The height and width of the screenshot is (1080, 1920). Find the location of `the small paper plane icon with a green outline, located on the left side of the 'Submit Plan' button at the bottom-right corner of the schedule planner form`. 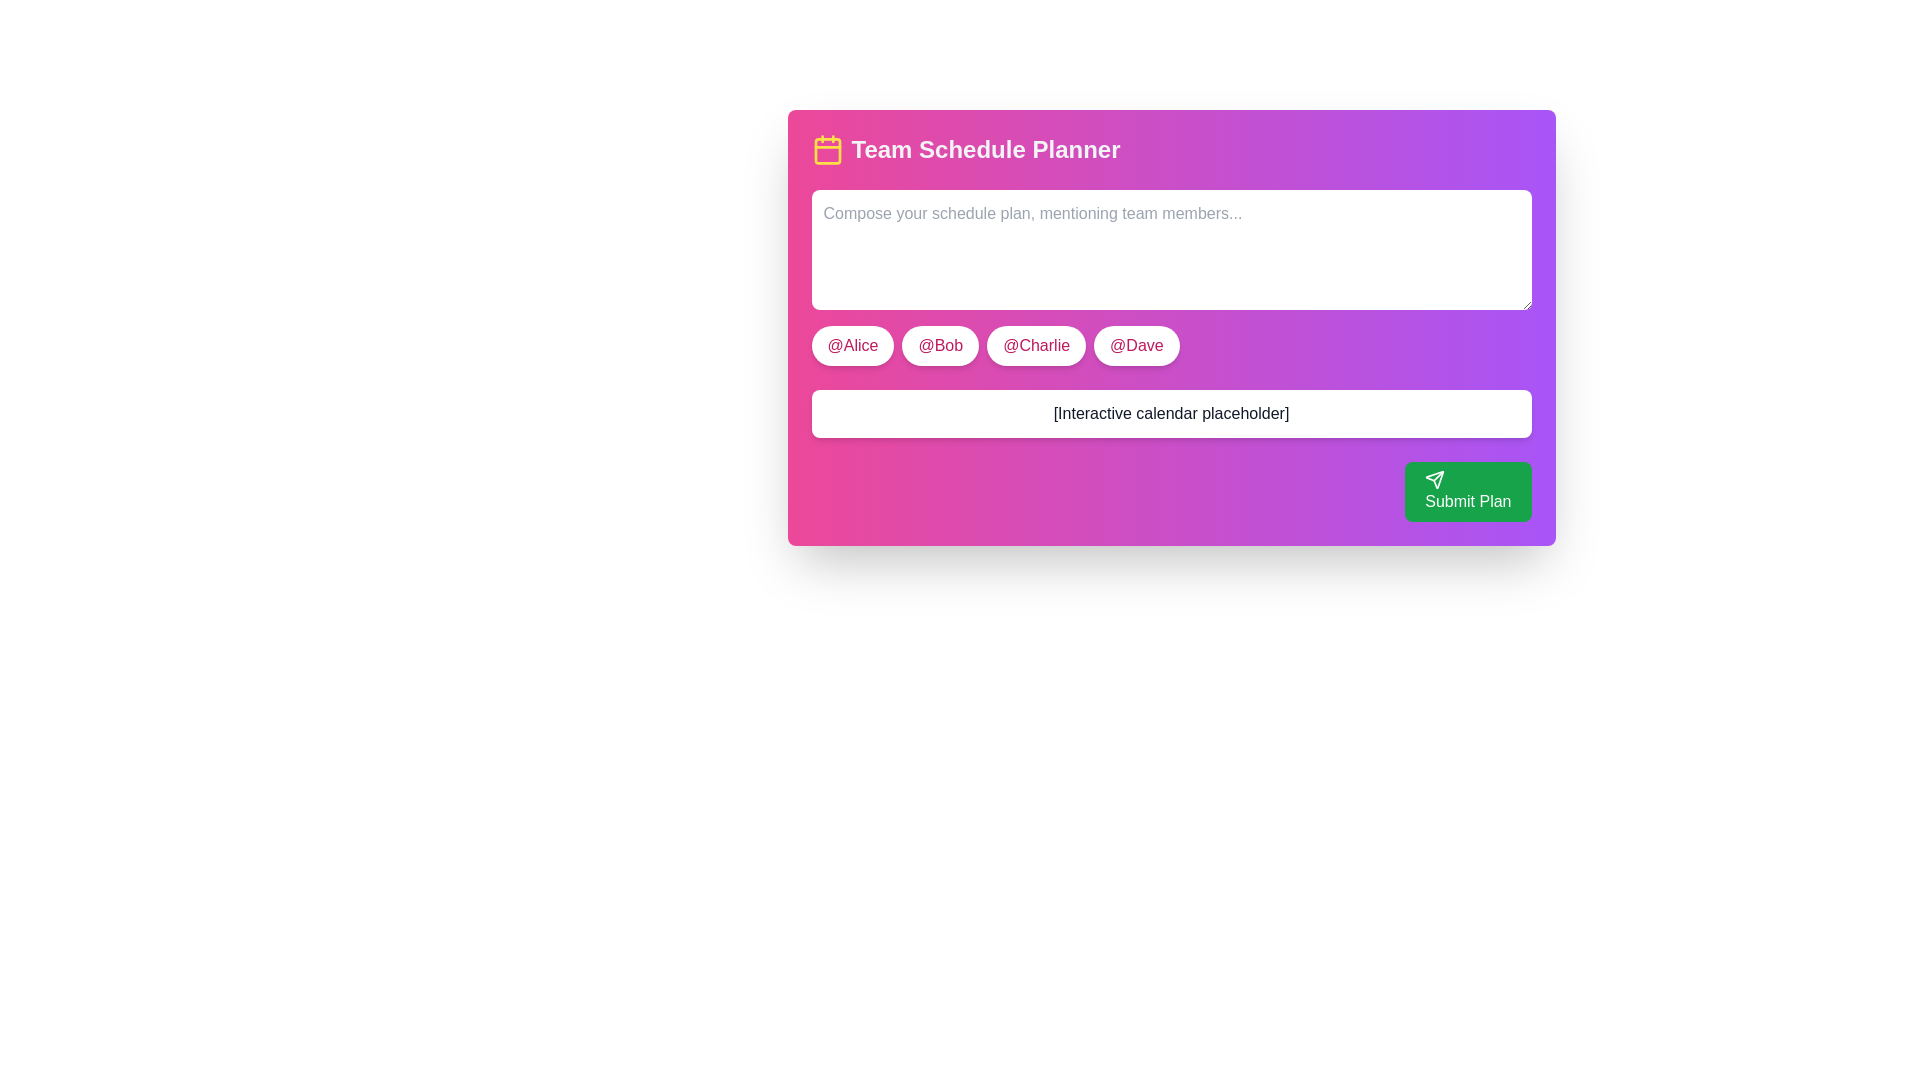

the small paper plane icon with a green outline, located on the left side of the 'Submit Plan' button at the bottom-right corner of the schedule planner form is located at coordinates (1434, 479).